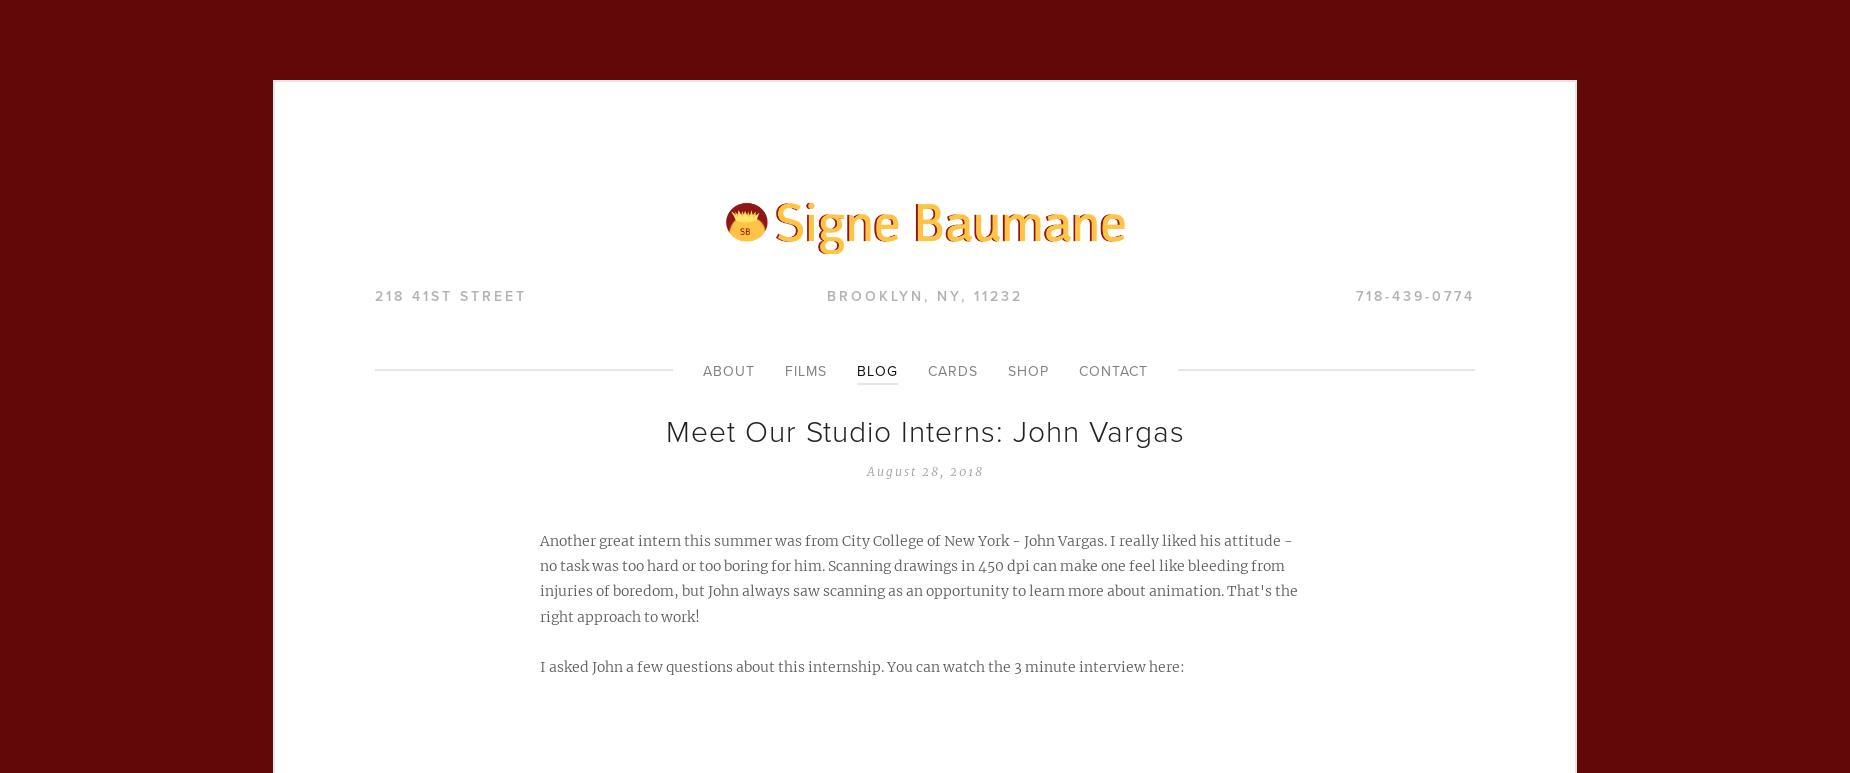 This screenshot has width=1850, height=773. Describe the element at coordinates (1005, 371) in the screenshot. I see `'Shop'` at that location.